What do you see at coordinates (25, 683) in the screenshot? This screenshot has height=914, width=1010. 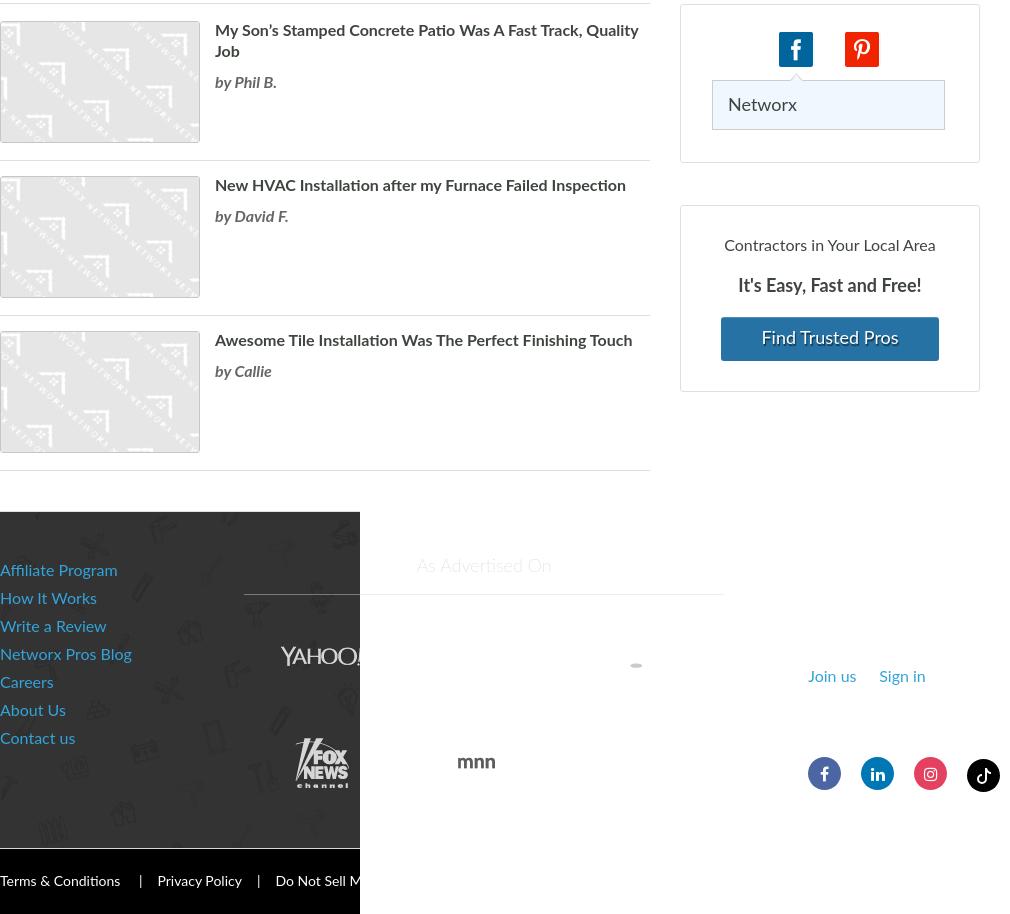 I see `'Careers'` at bounding box center [25, 683].